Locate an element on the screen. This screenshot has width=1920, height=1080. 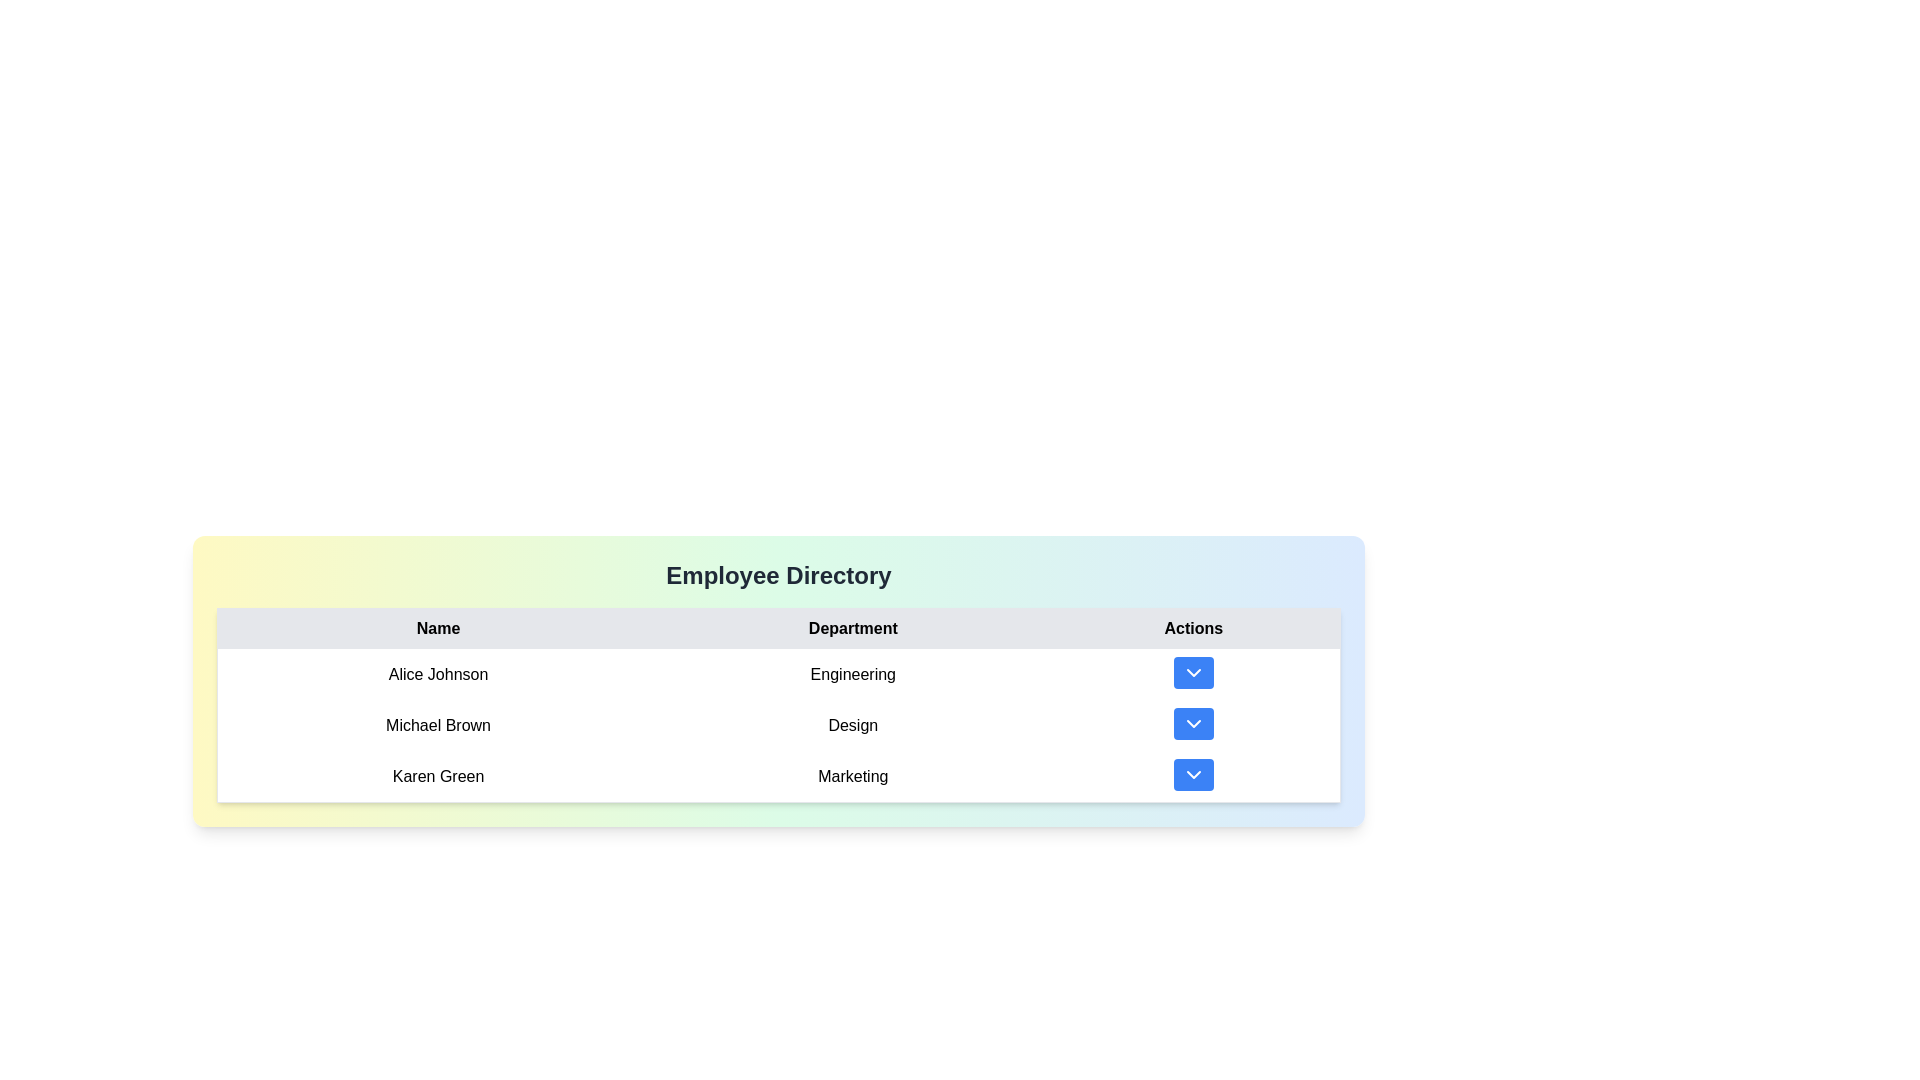
the third row in the Employee Directory labeled 'Karen Green', which contains a blue button with a dropdown icon is located at coordinates (777, 775).